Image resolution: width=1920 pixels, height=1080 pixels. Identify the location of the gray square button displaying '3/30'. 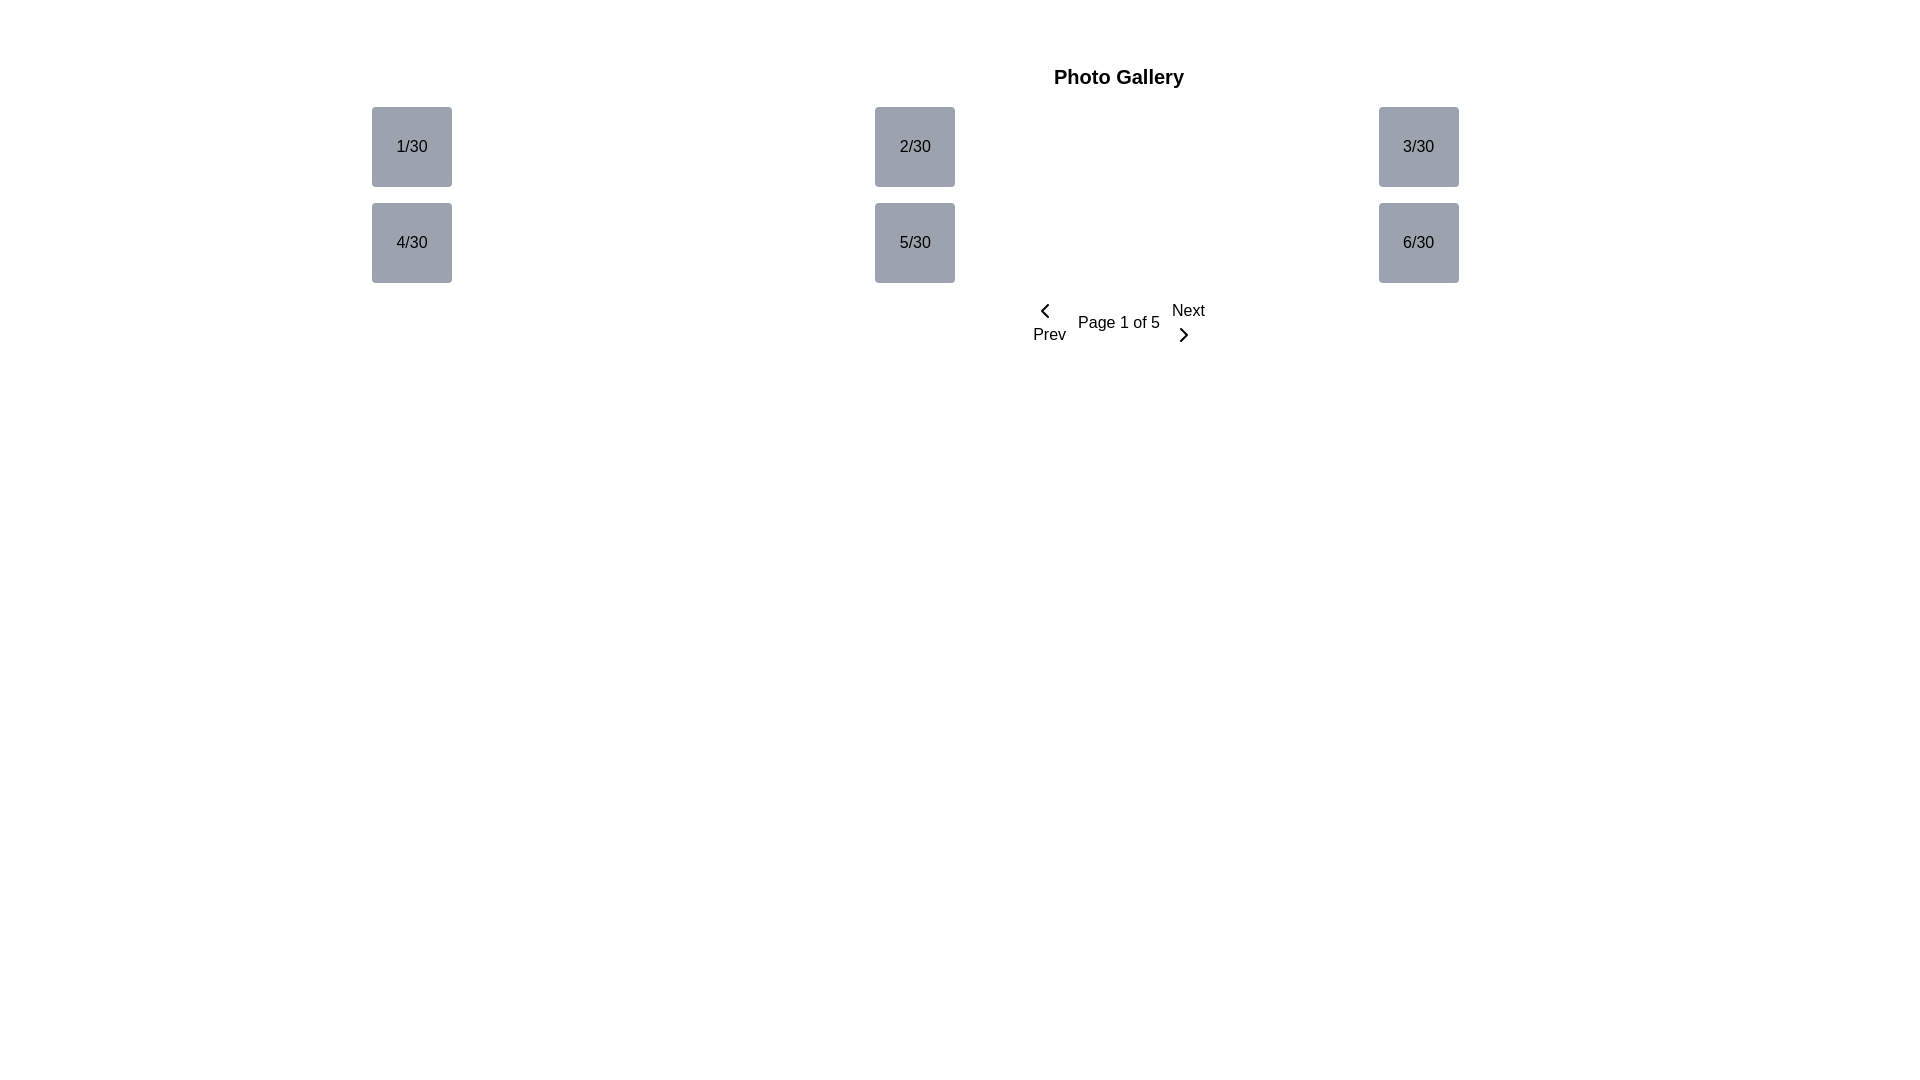
(1417, 145).